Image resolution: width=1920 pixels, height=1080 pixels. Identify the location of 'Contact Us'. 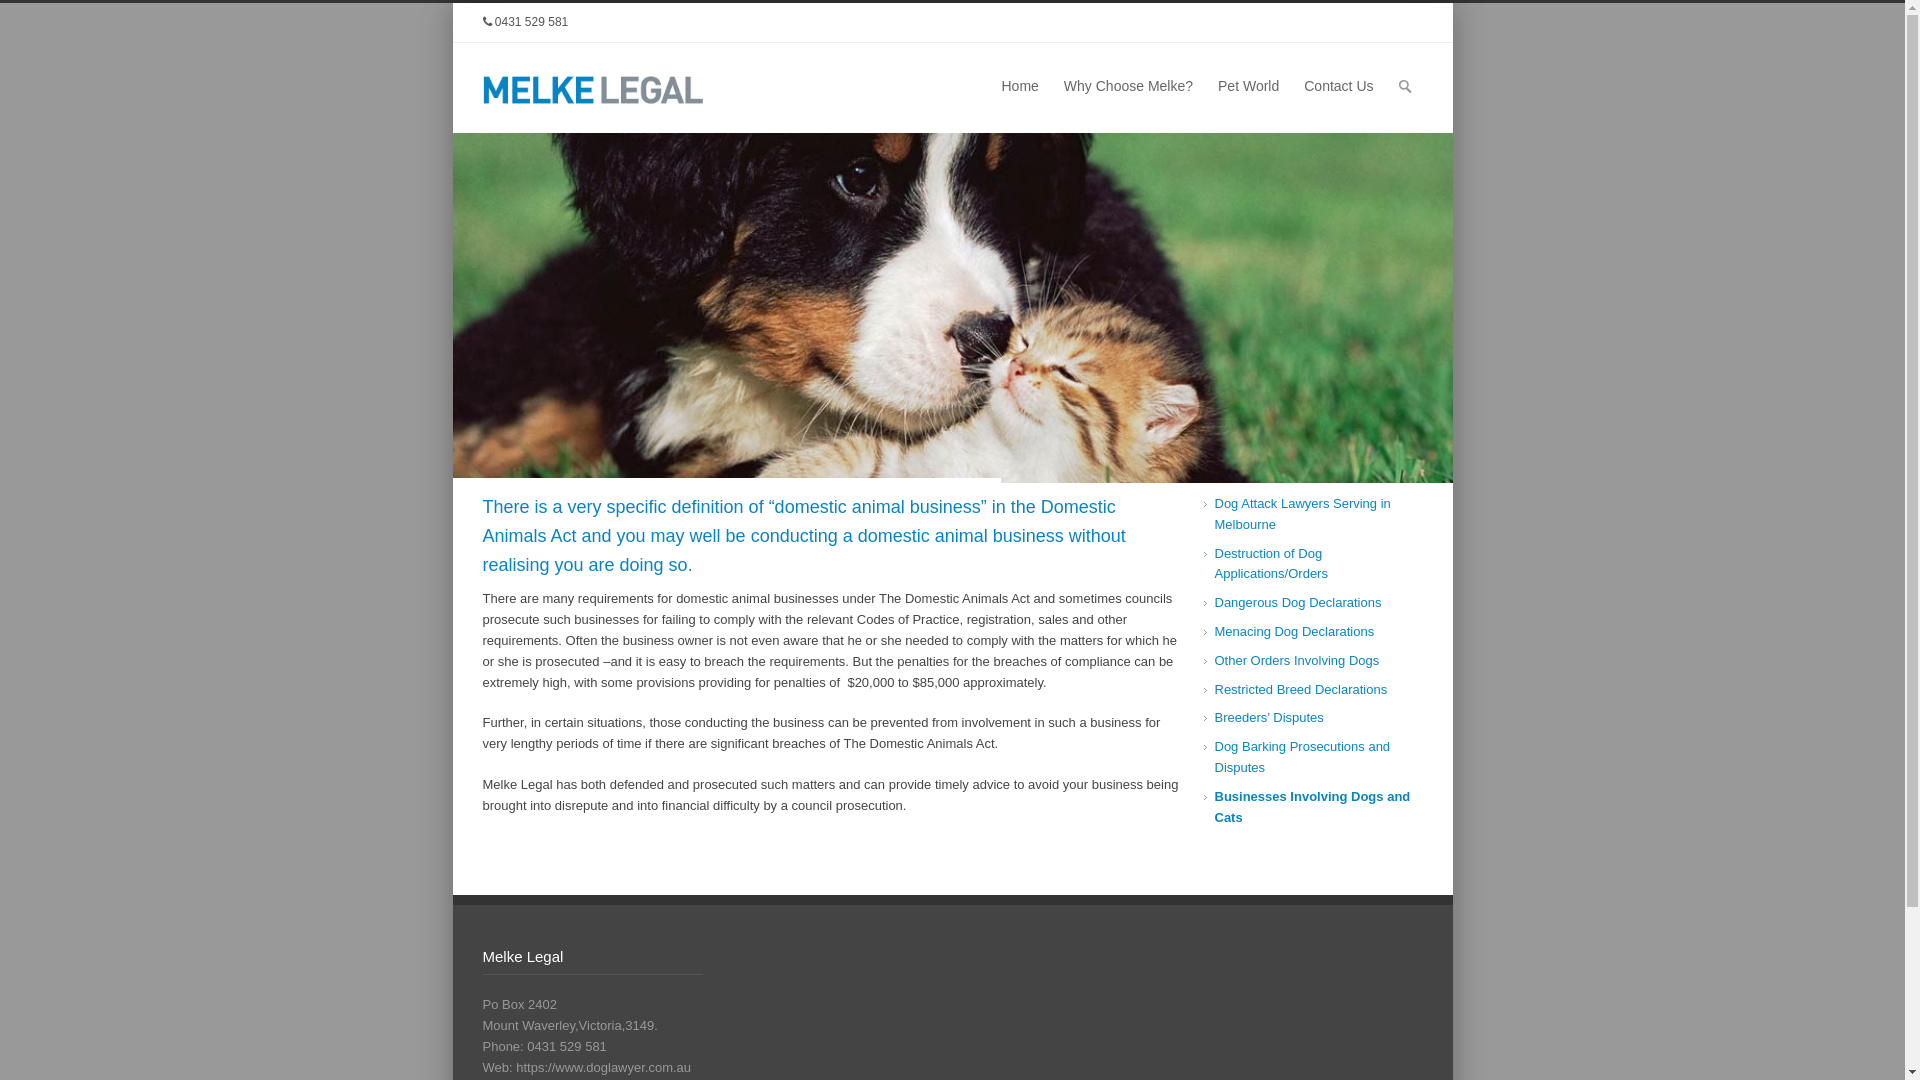
(1338, 87).